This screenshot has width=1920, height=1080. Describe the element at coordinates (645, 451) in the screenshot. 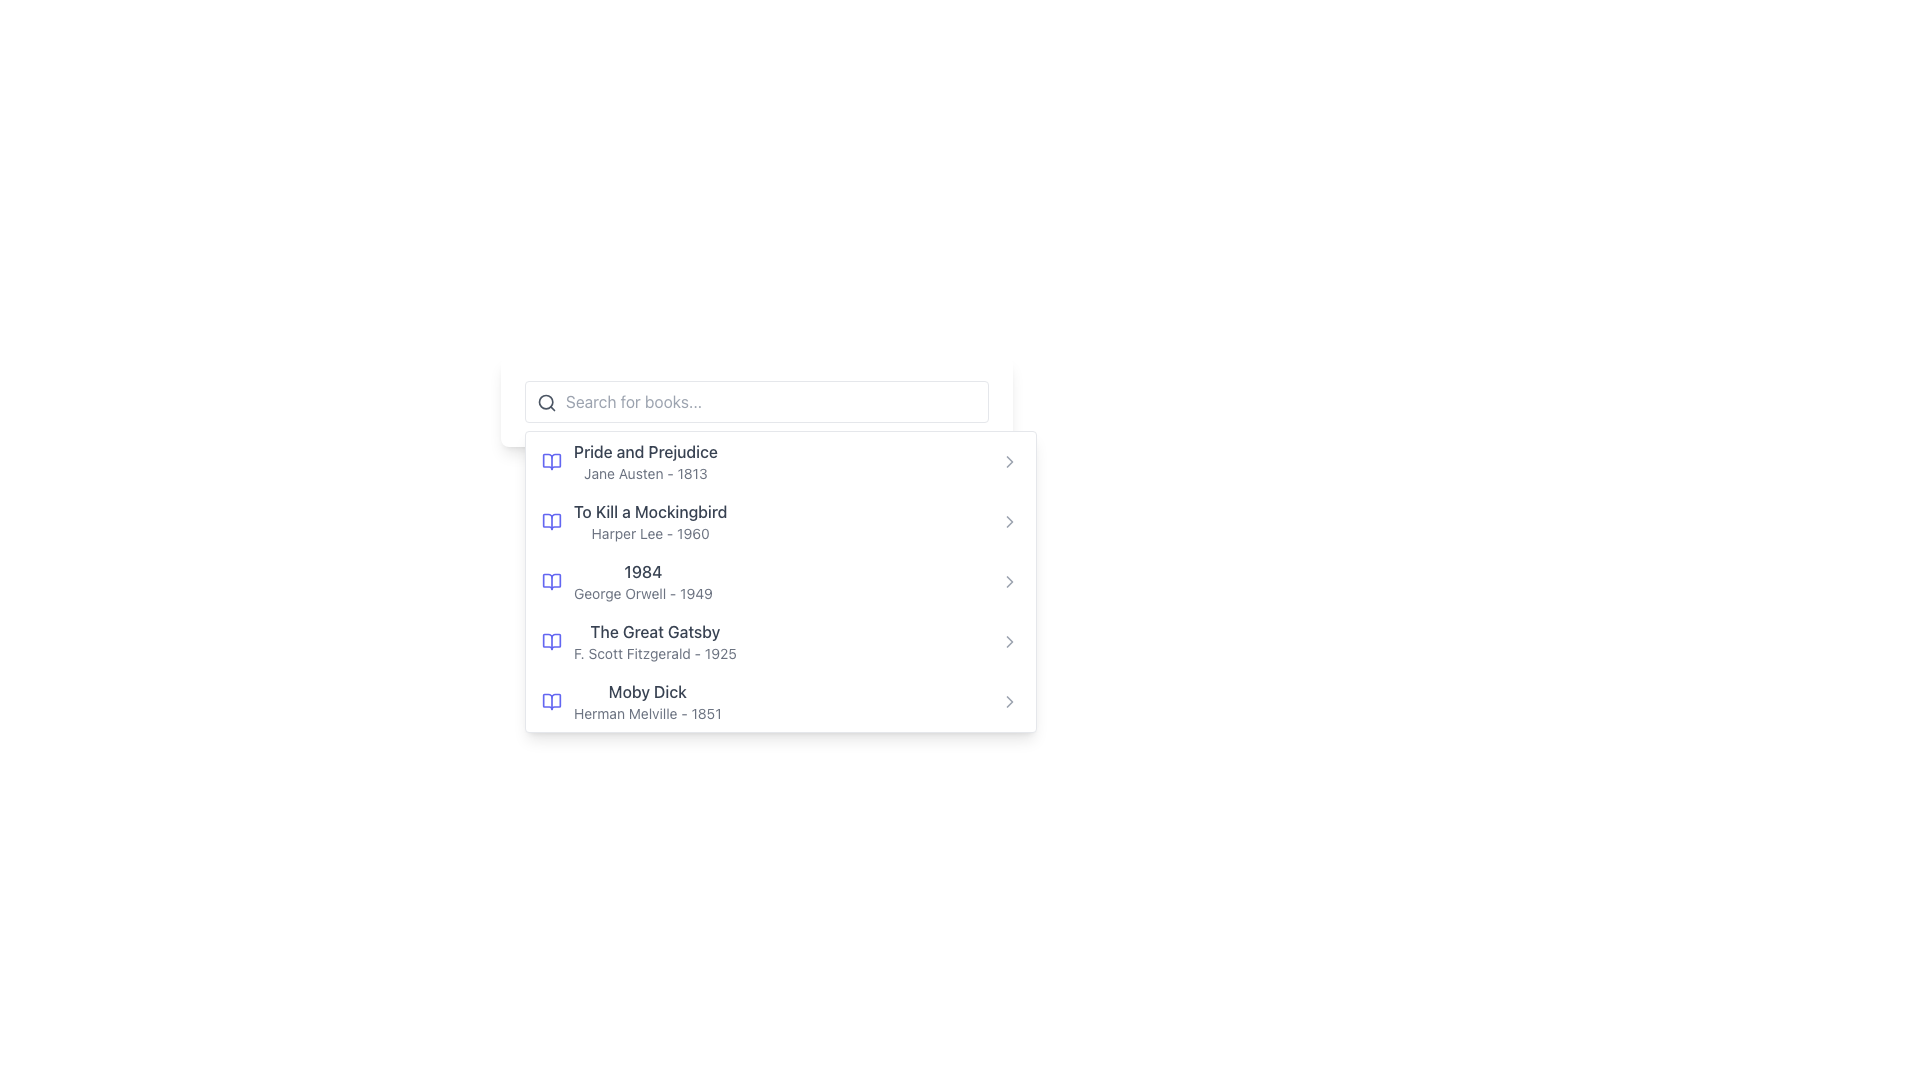

I see `the text element displaying the title 'Pride and Prejudice', which is styled in a medium-weight font and gray color, positioned at the top of a list of book entries` at that location.